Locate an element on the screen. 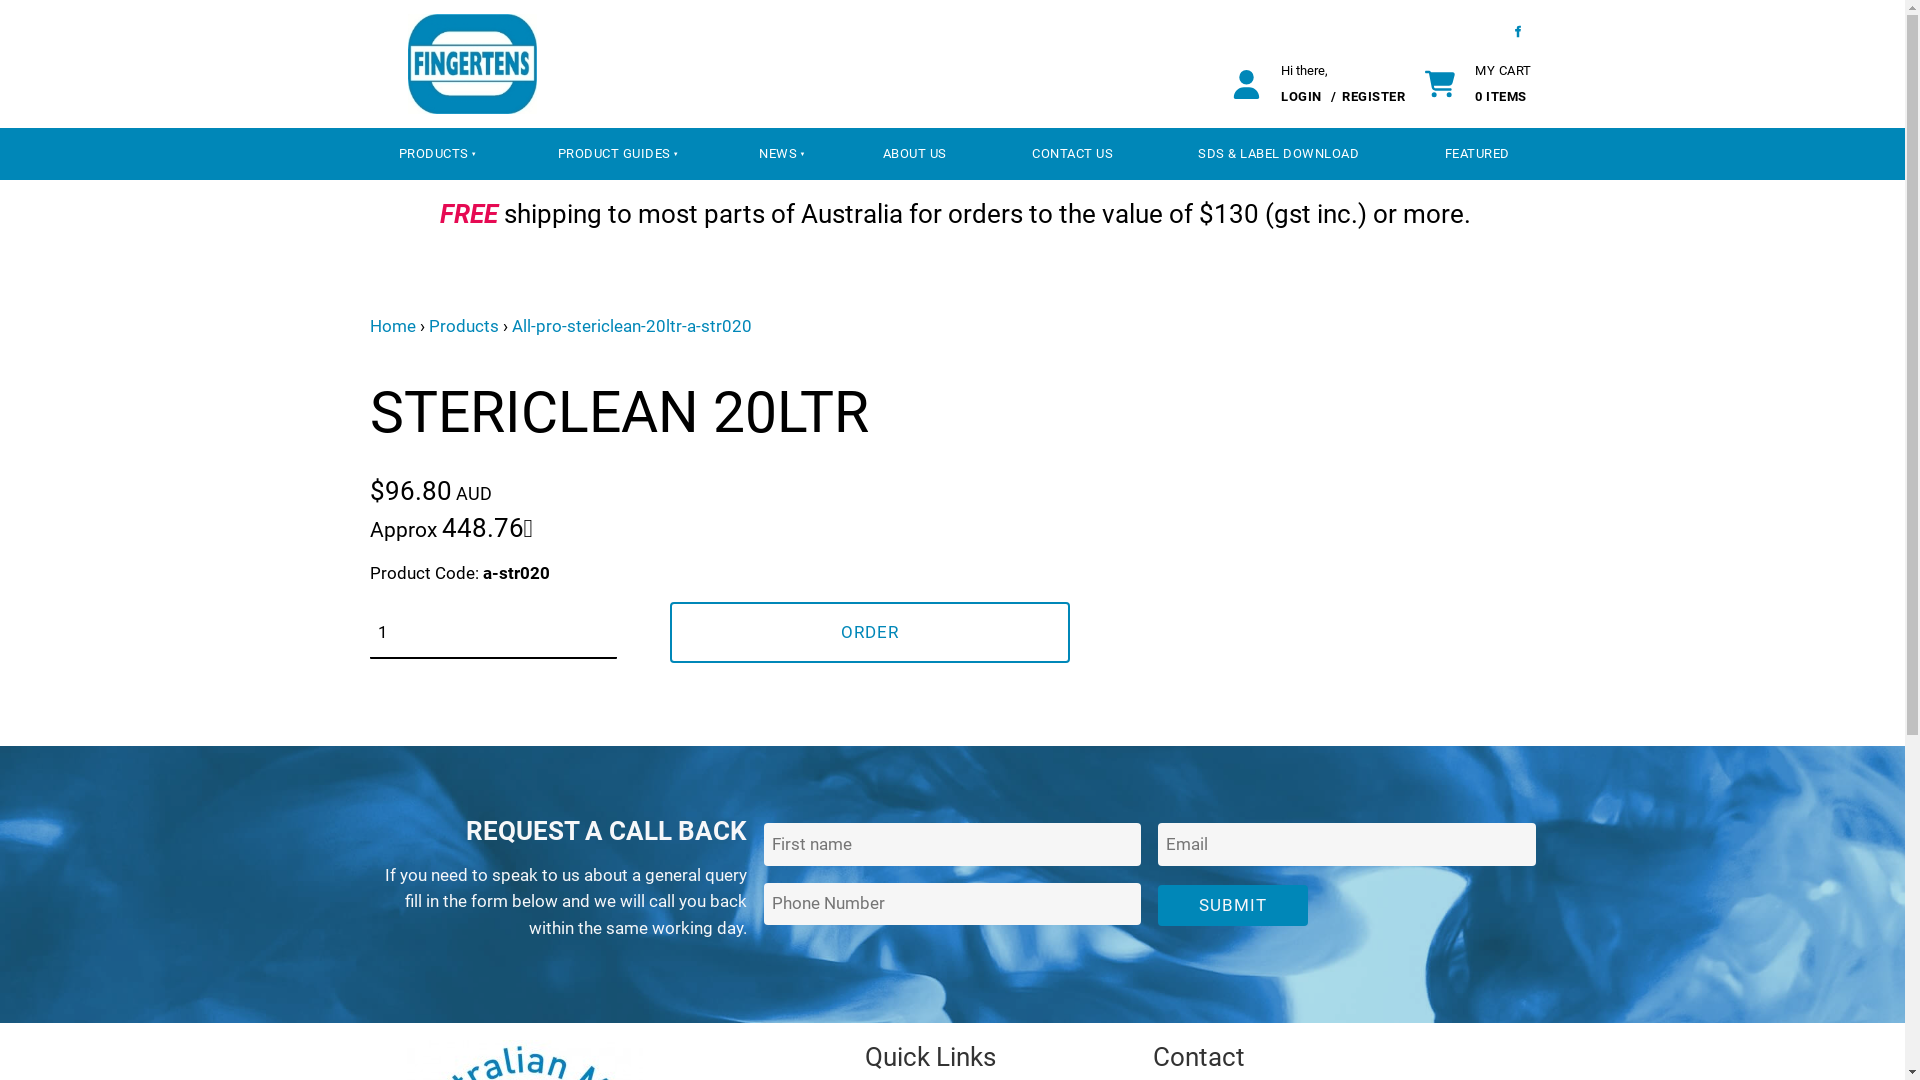  'All-pro-stericlean-20ltr-a-str020' is located at coordinates (631, 325).